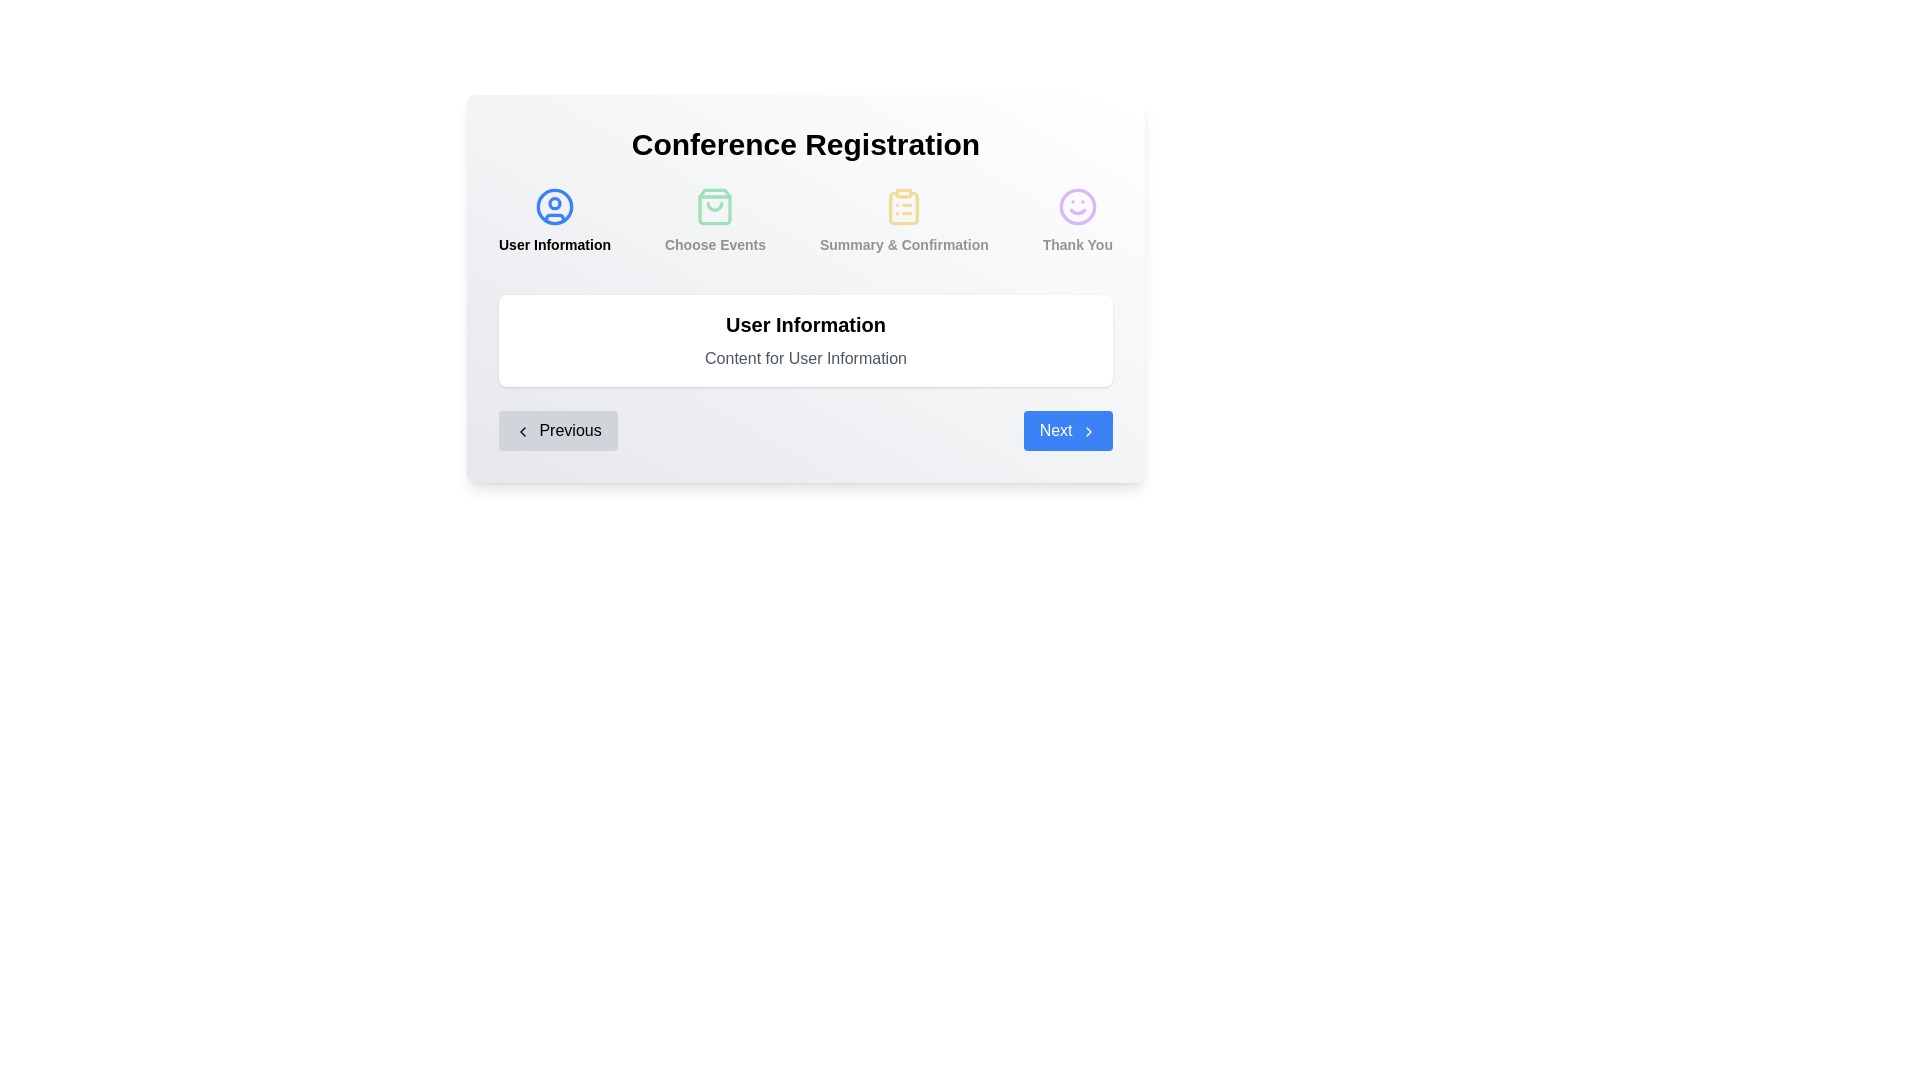 This screenshot has height=1080, width=1920. What do you see at coordinates (903, 207) in the screenshot?
I see `the clipboard icon with a list, styled in yellow, located under the 'Summary & Confirmation' label, which is the third icon from the left in the row under 'Conference Registration'` at bounding box center [903, 207].